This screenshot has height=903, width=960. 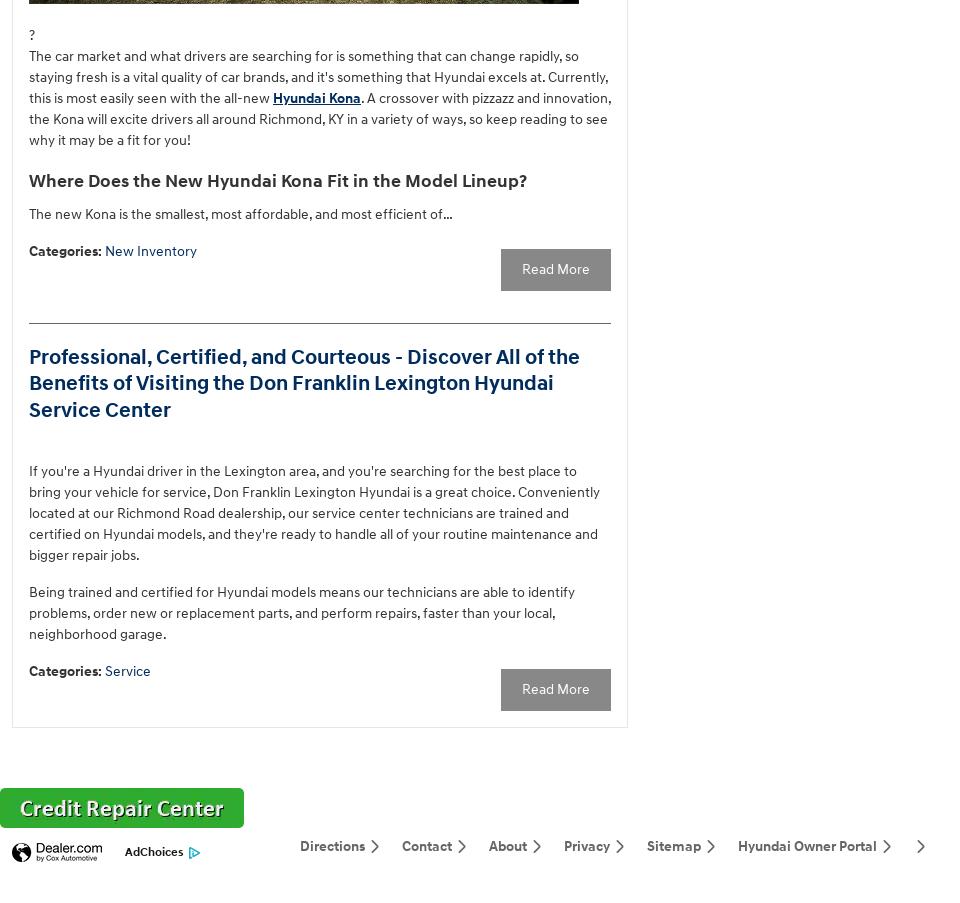 What do you see at coordinates (30, 33) in the screenshot?
I see `'?'` at bounding box center [30, 33].